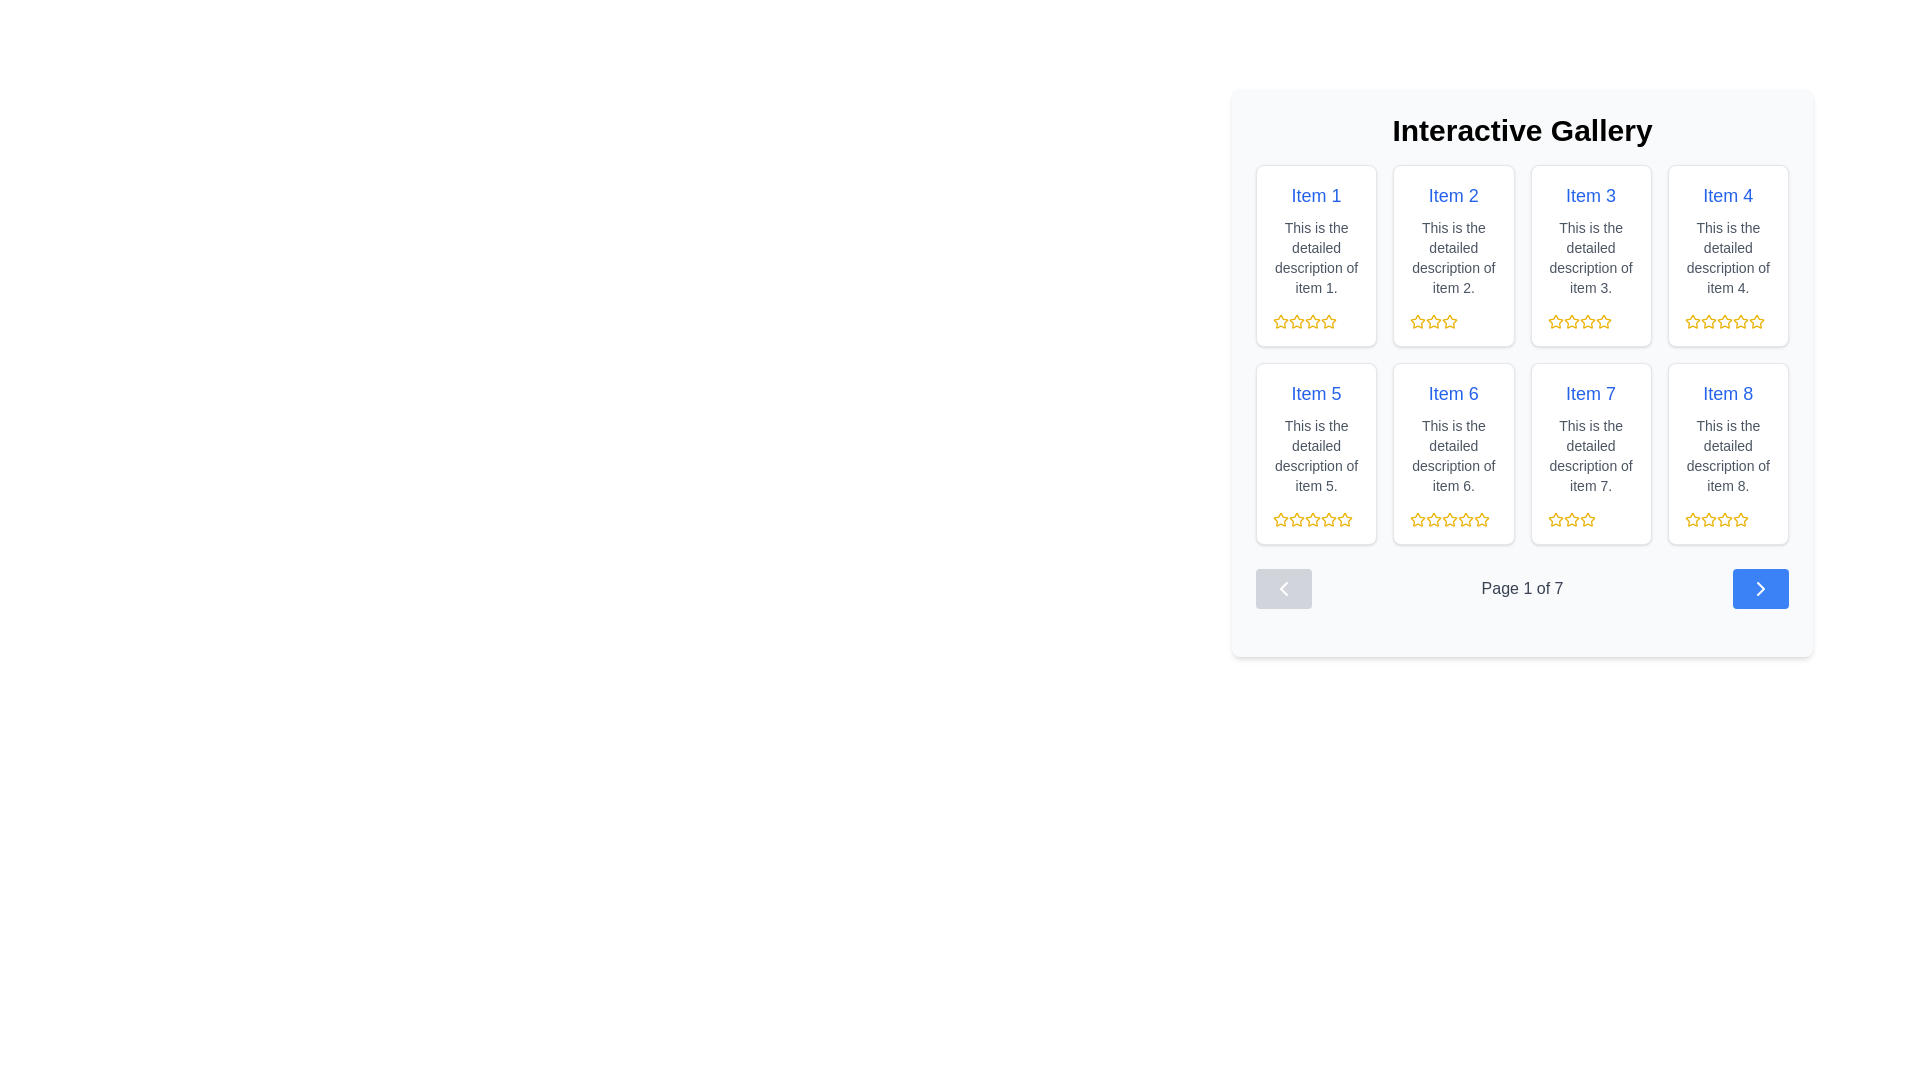 This screenshot has width=1920, height=1080. Describe the element at coordinates (1453, 254) in the screenshot. I see `the rectangular card with a white background, rounded corners, featuring the blue title 'Item 2' and a description below it, located in the first row and second column of the grid layout` at that location.